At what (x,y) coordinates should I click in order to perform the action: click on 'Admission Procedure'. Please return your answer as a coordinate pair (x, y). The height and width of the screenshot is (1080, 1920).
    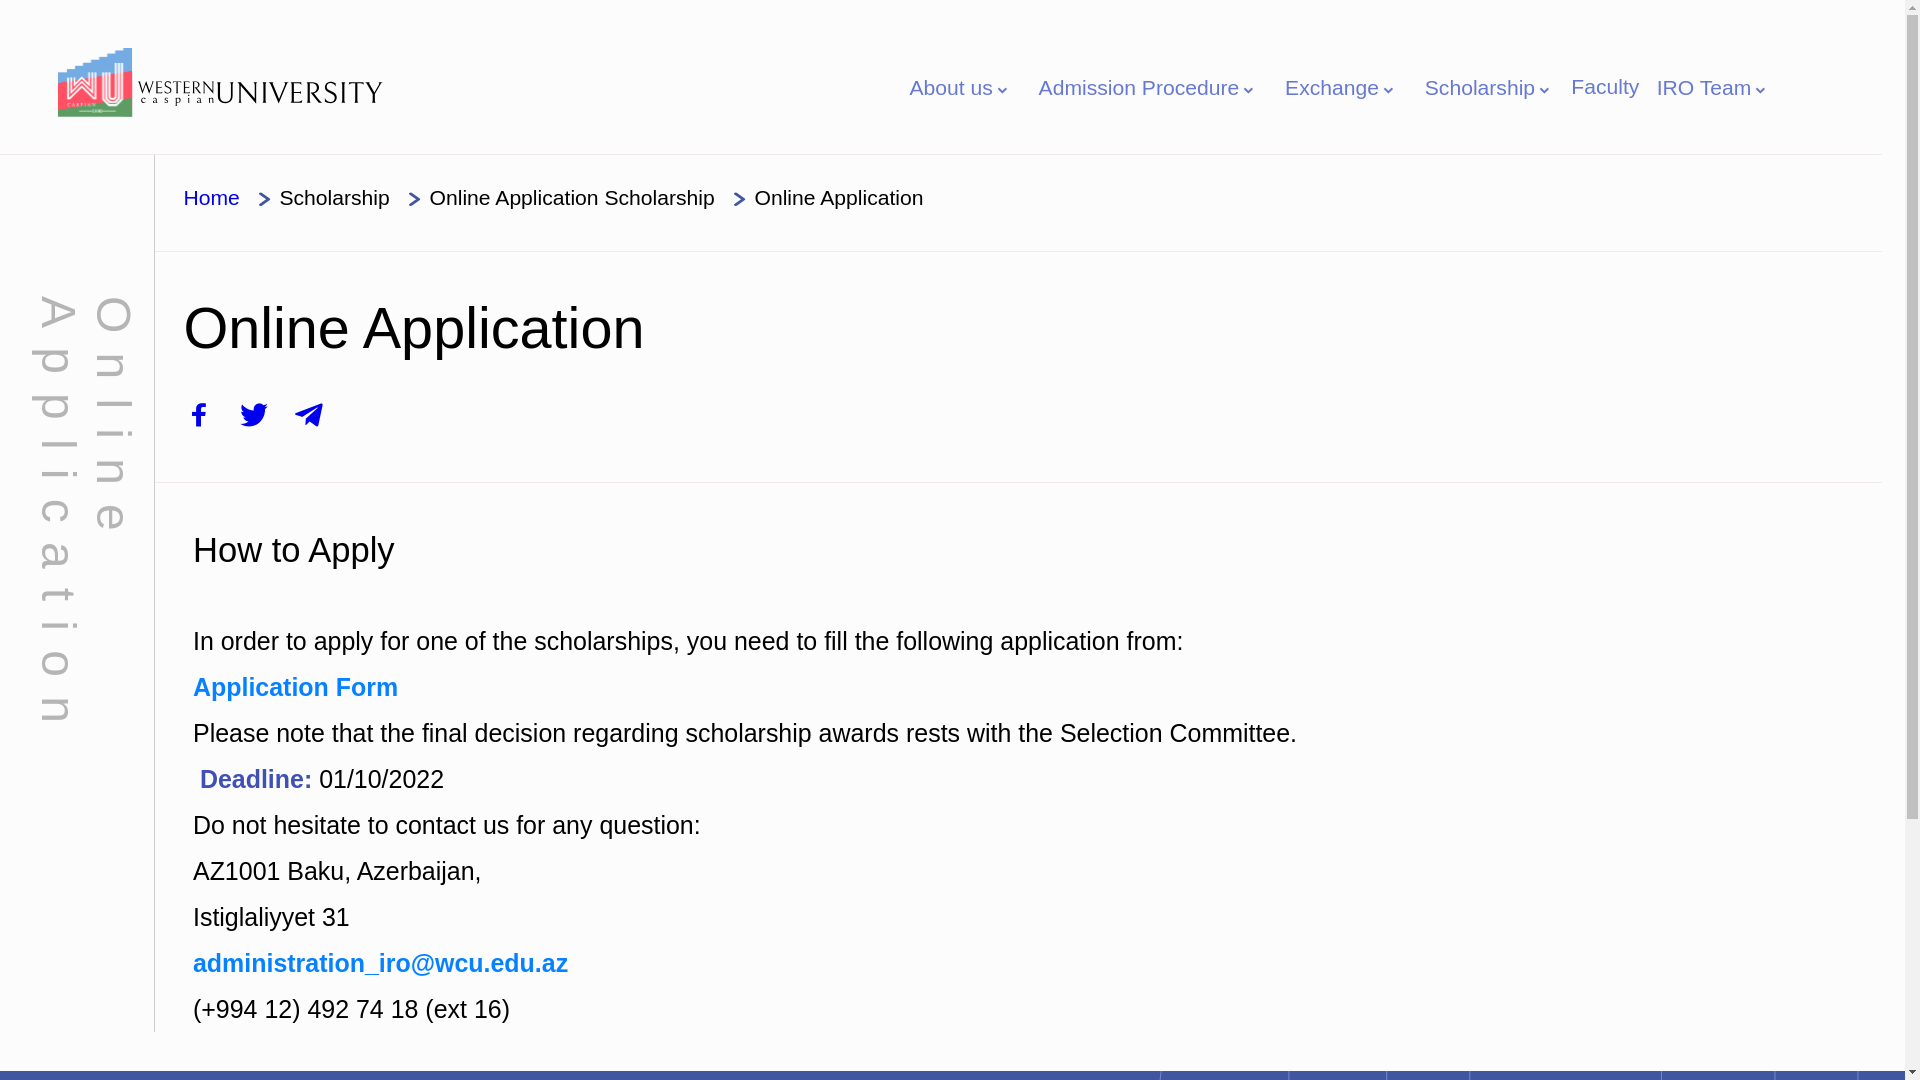
    Looking at the image, I should click on (1148, 87).